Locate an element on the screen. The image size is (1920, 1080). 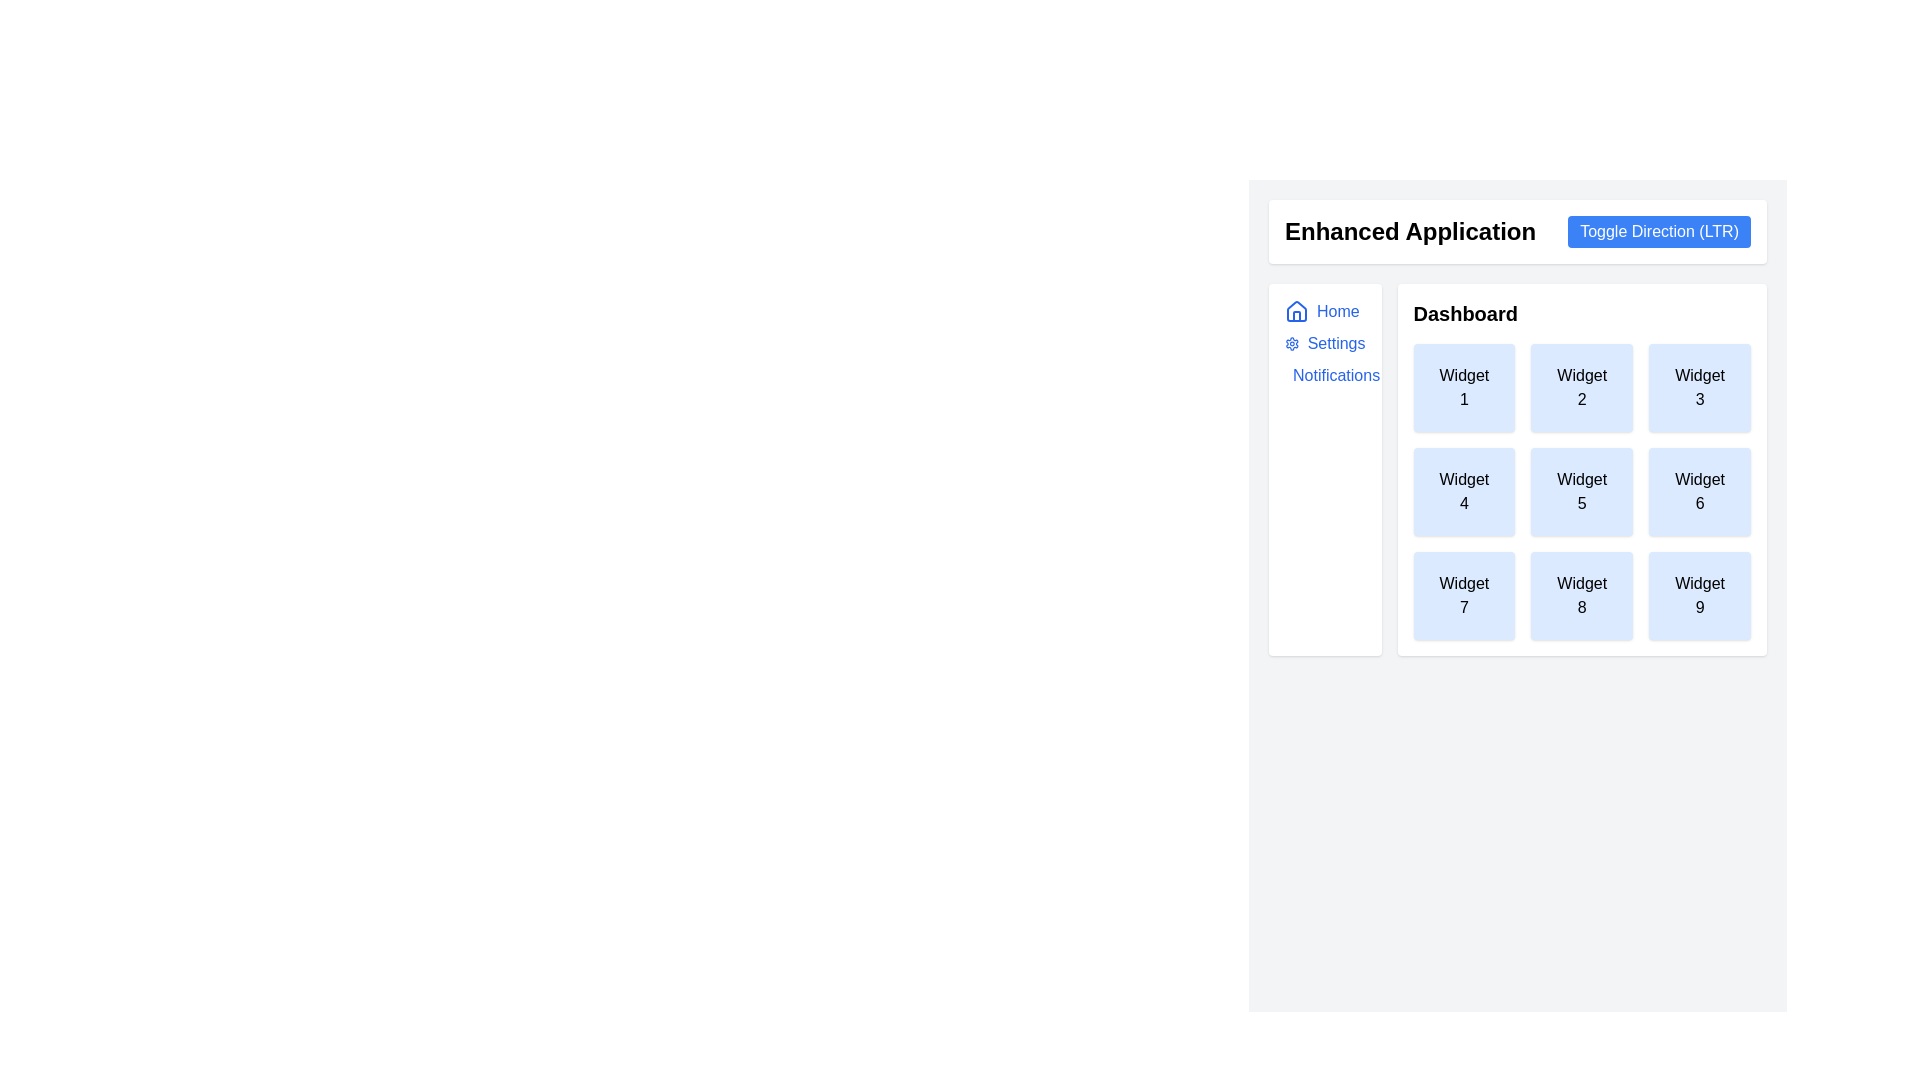
the button labeled 'Widget 4', which is a rectangular button with rounded corners and a light blue background, located in the first cell of the second row of a grid layout is located at coordinates (1464, 492).